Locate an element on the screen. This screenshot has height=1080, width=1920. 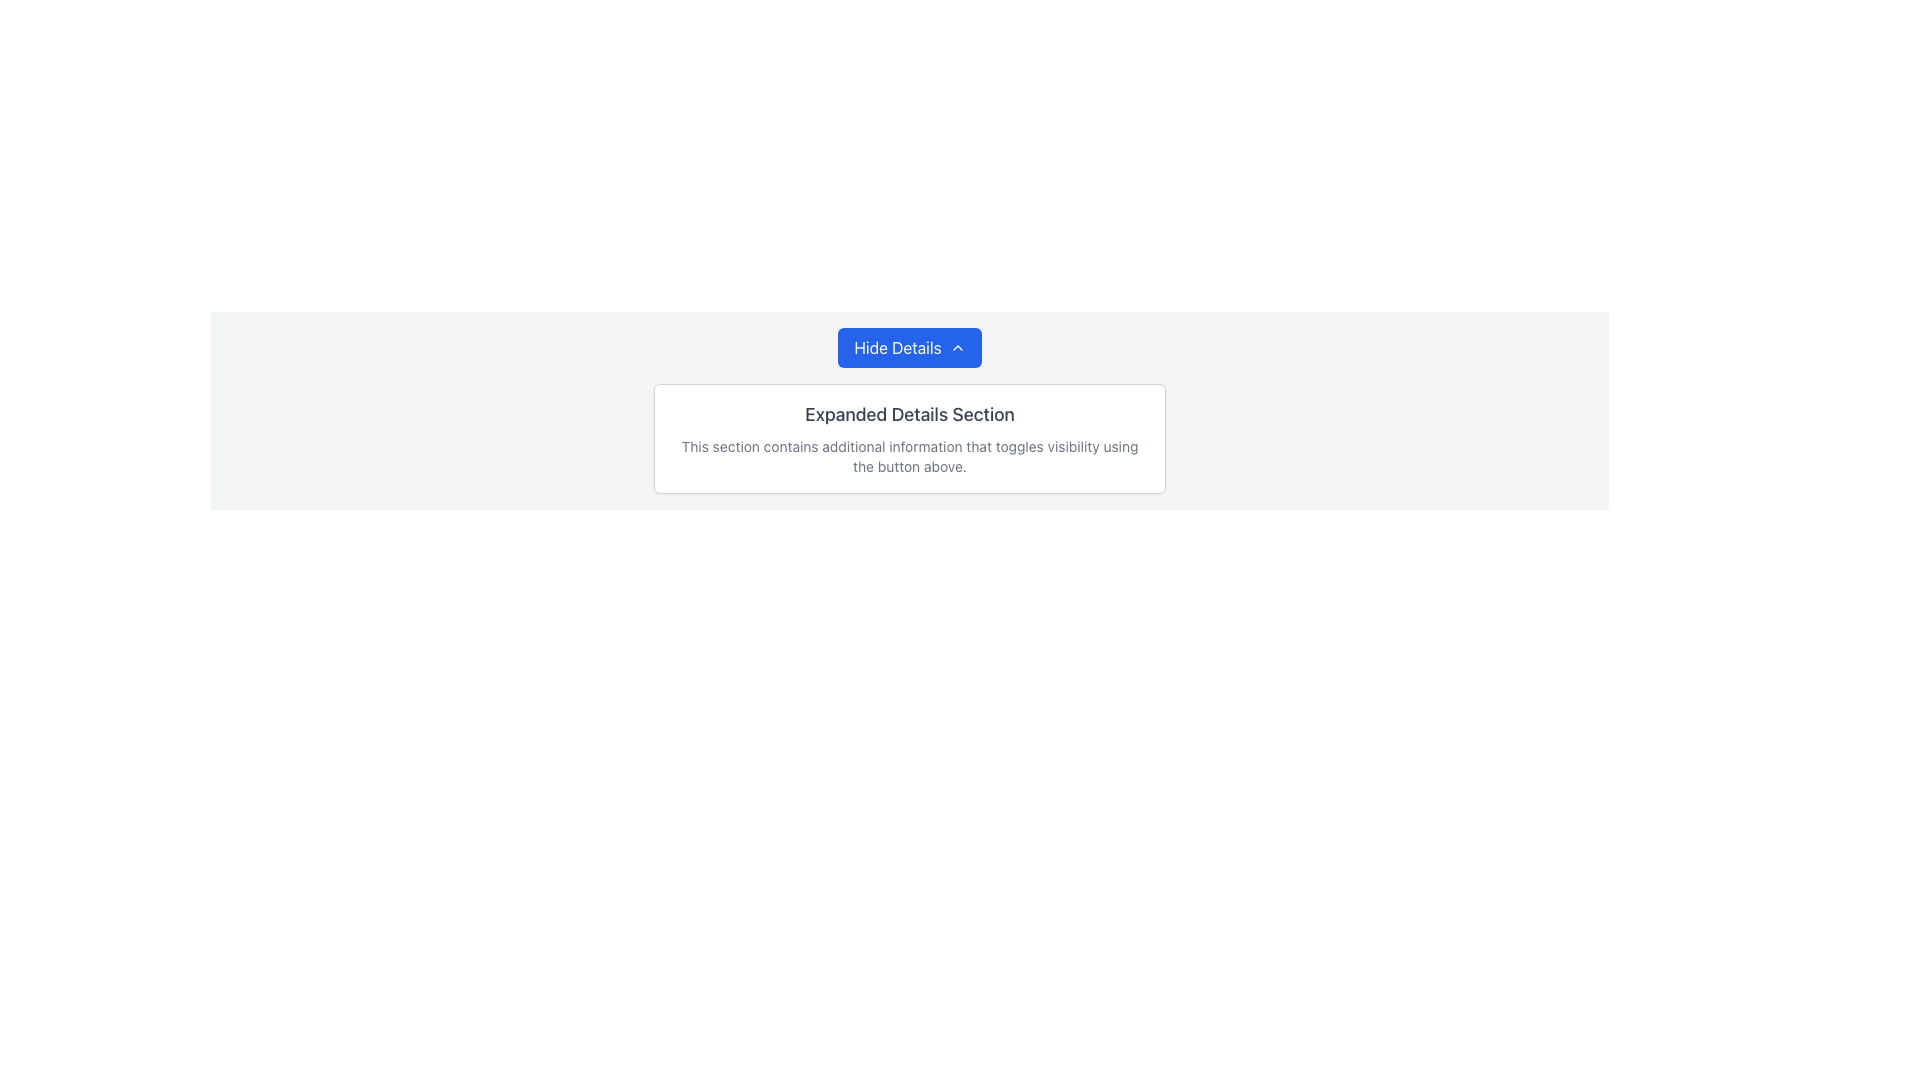
the static text label that reads 'This section contains additional information that toggles visibility using the button above.' located in the 'Expanded Details Section' card is located at coordinates (909, 456).